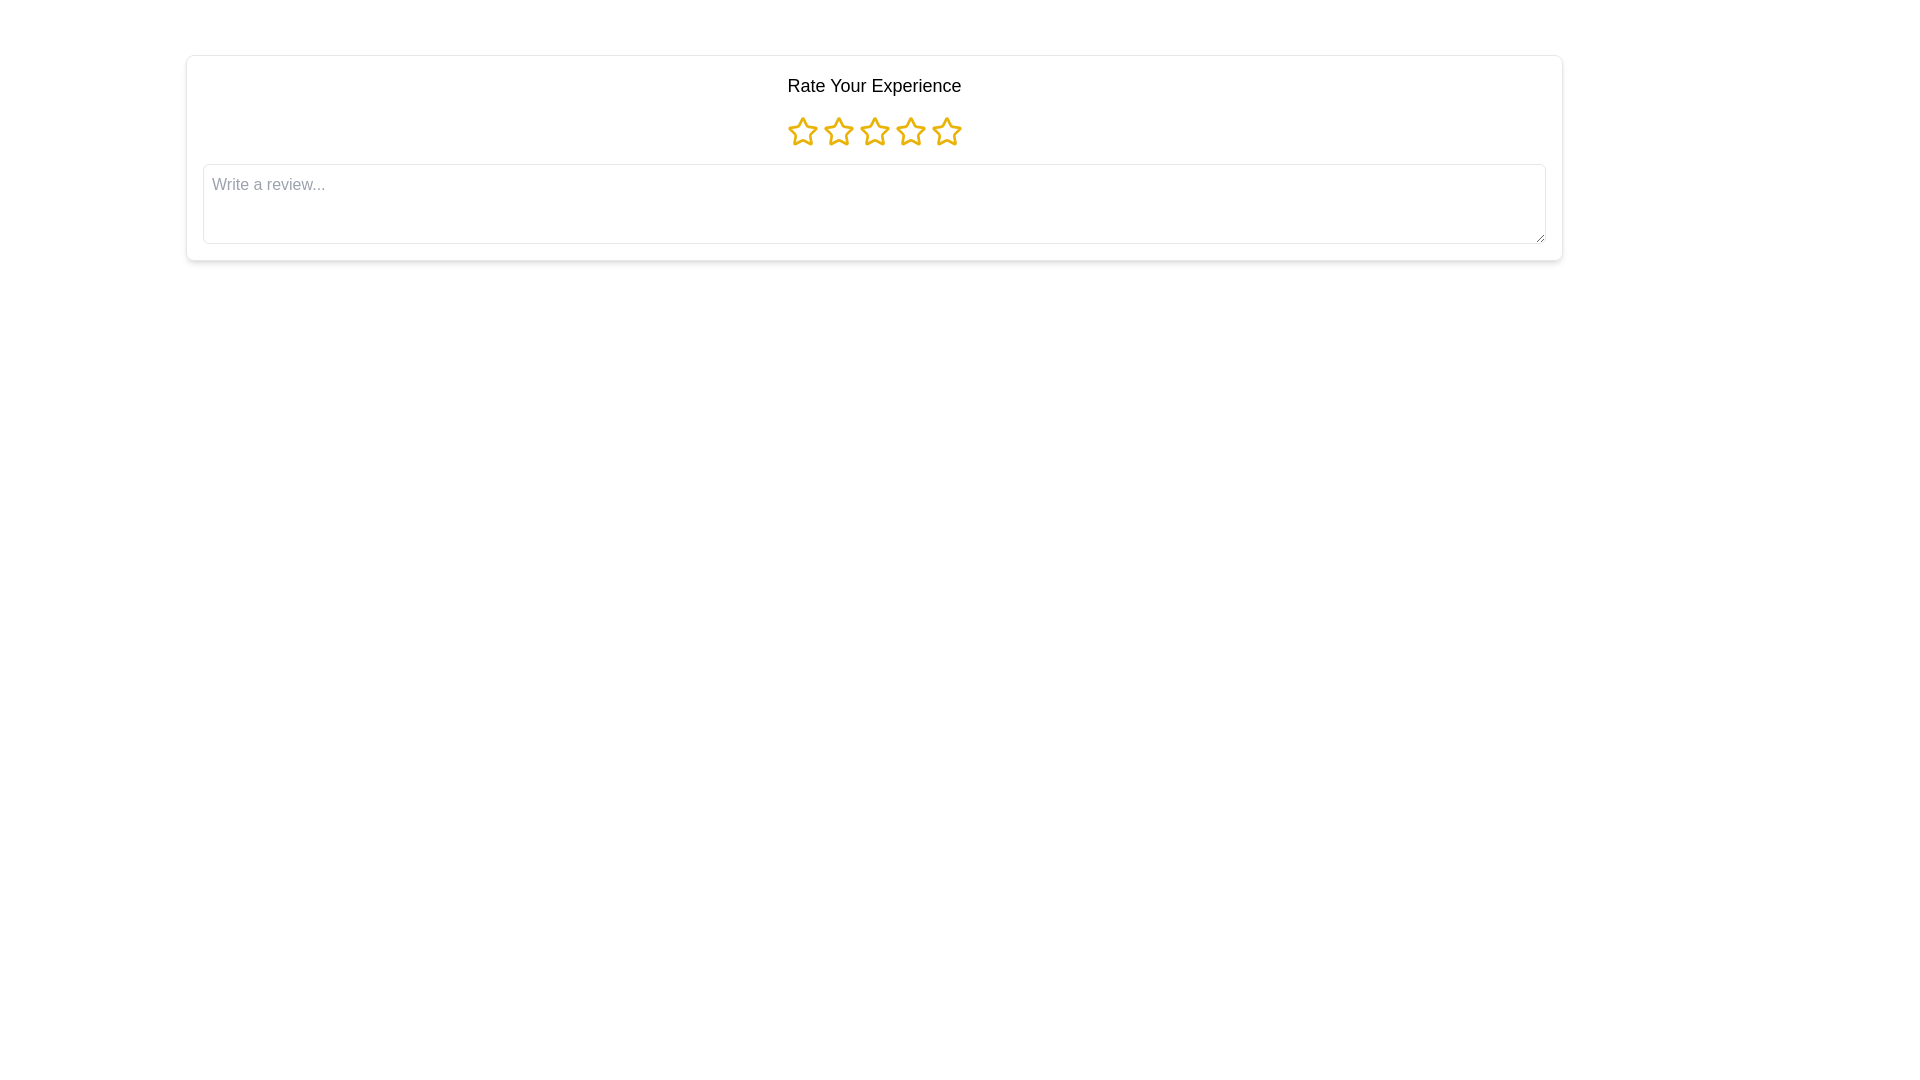  I want to click on the third filled yellow star icon in the rating component located centrally below the heading 'Rate Your Experience' to rate it, so click(874, 131).